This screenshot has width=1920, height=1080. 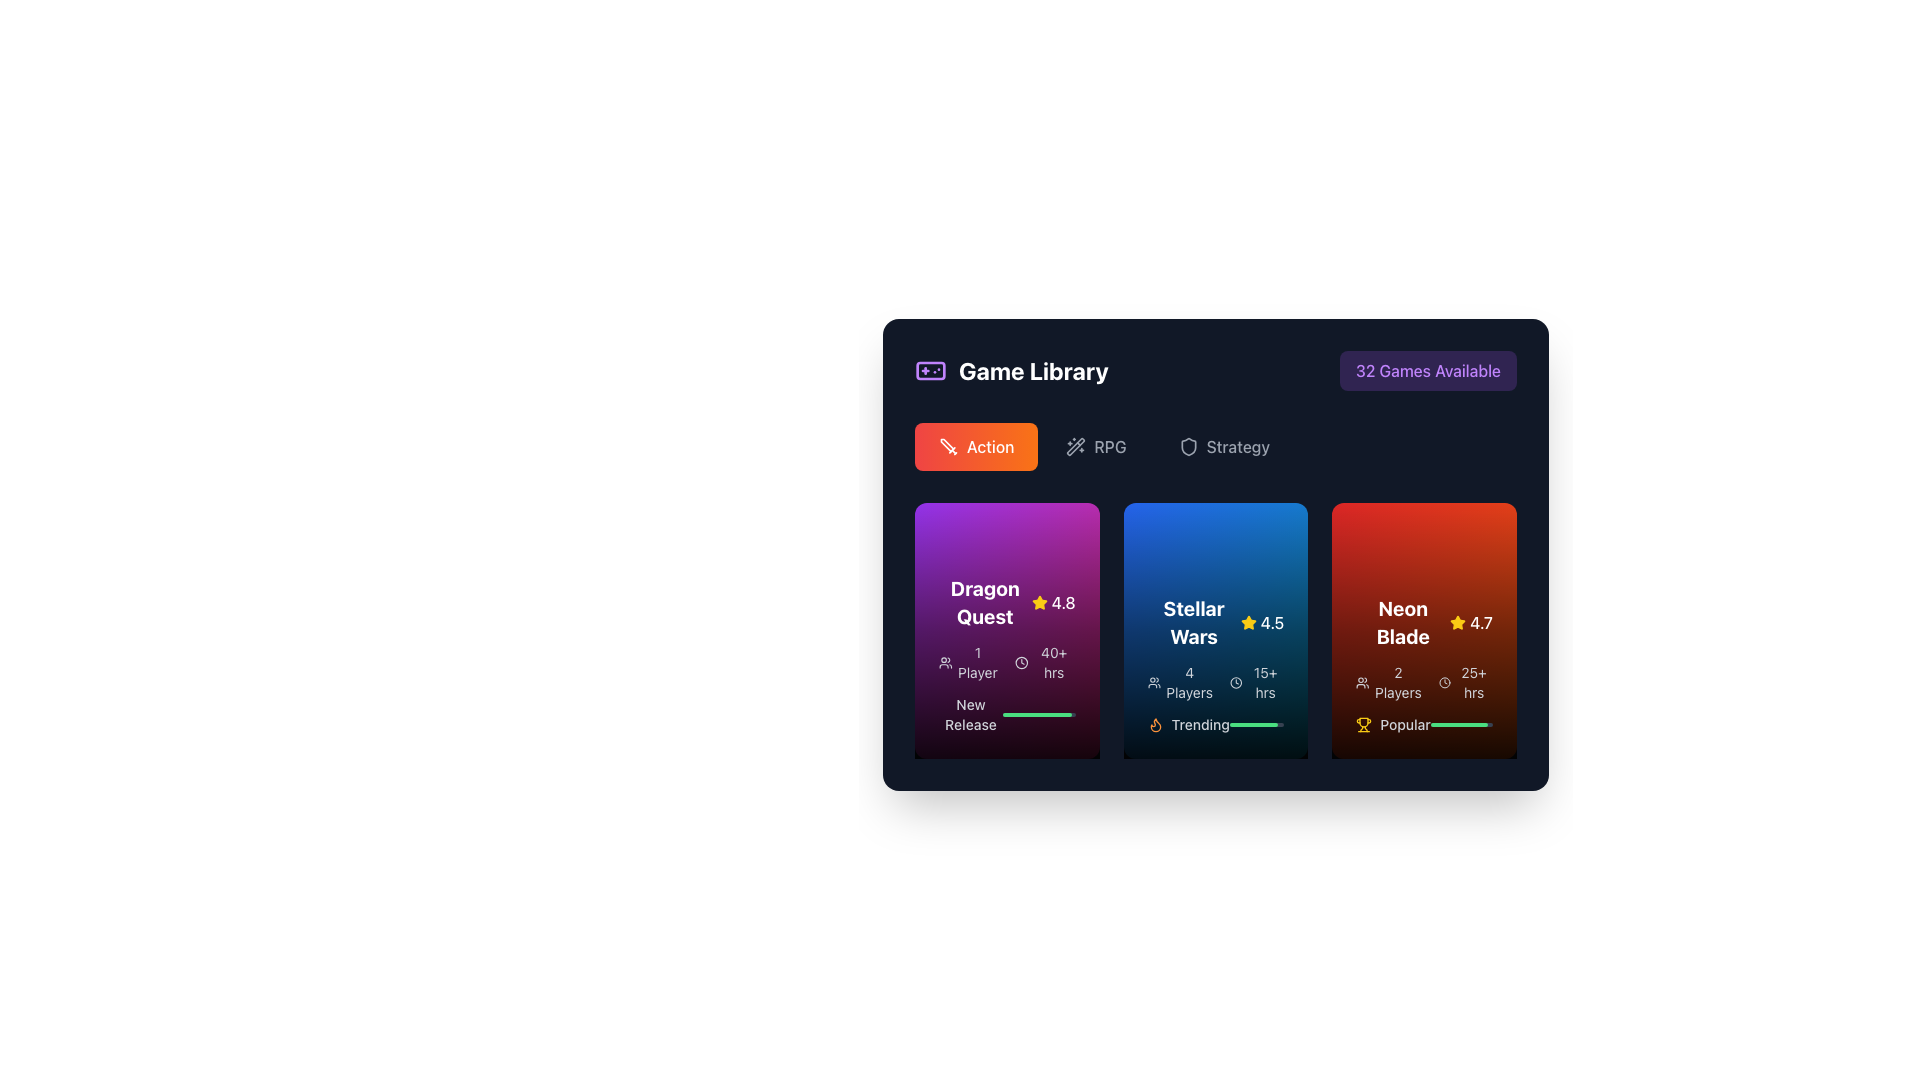 What do you see at coordinates (1033, 370) in the screenshot?
I see `the 'Game Library' text label, which is displayed in a bold, large-sized white font and located to the right of a purple game controller icon and left of a purple badge showing '32 Games Available'` at bounding box center [1033, 370].